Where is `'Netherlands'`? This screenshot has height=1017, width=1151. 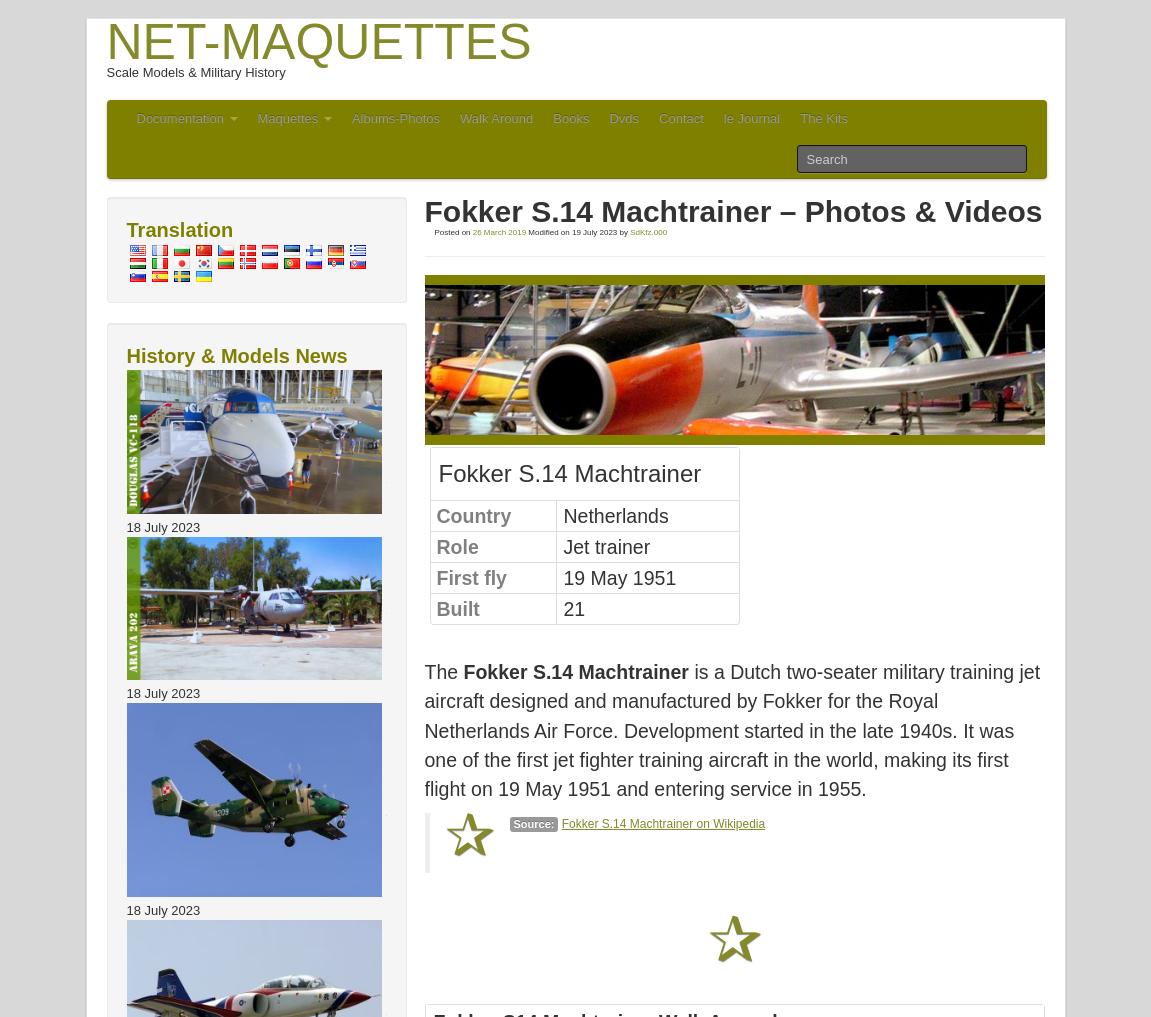
'Netherlands' is located at coordinates (615, 516).